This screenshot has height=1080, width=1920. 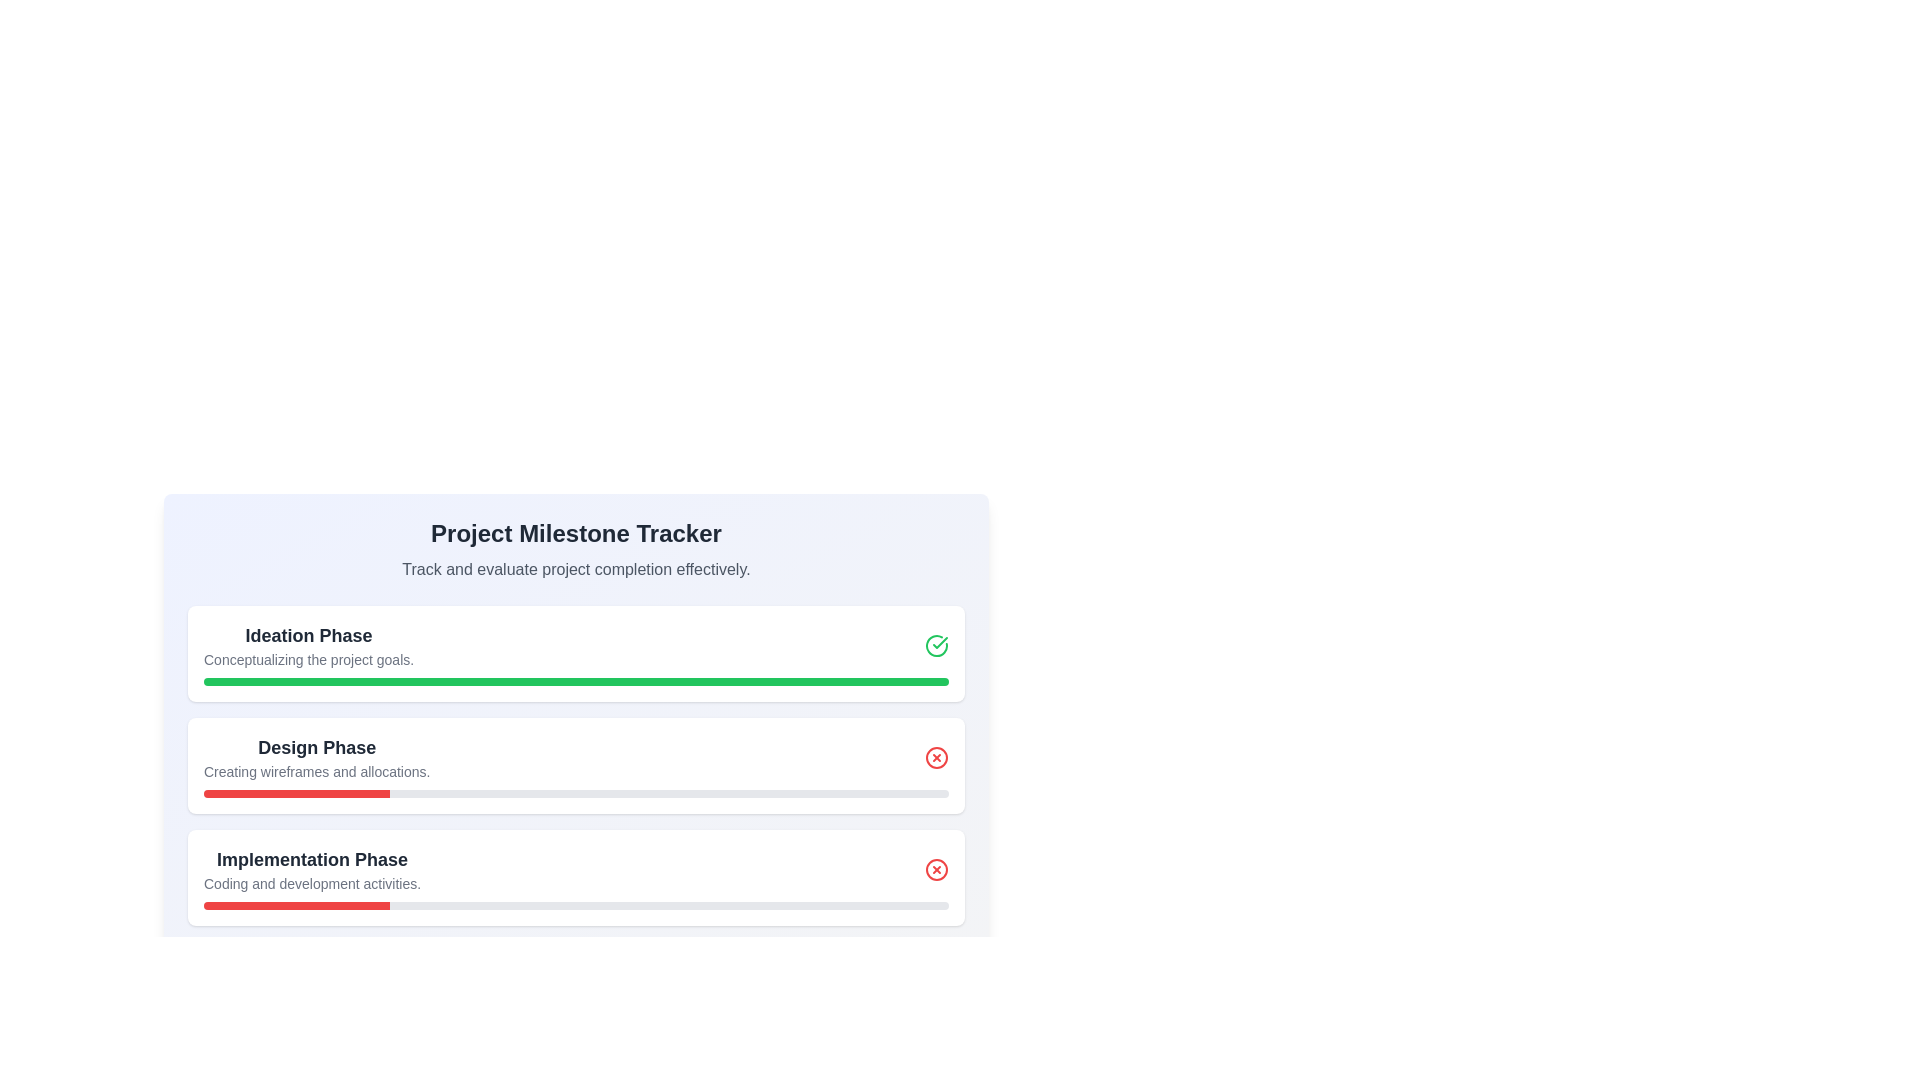 What do you see at coordinates (935, 869) in the screenshot?
I see `the error indicator icon located at the far-right of the 'Implementation Phase' card in the 'Project Milestone Tracker'` at bounding box center [935, 869].